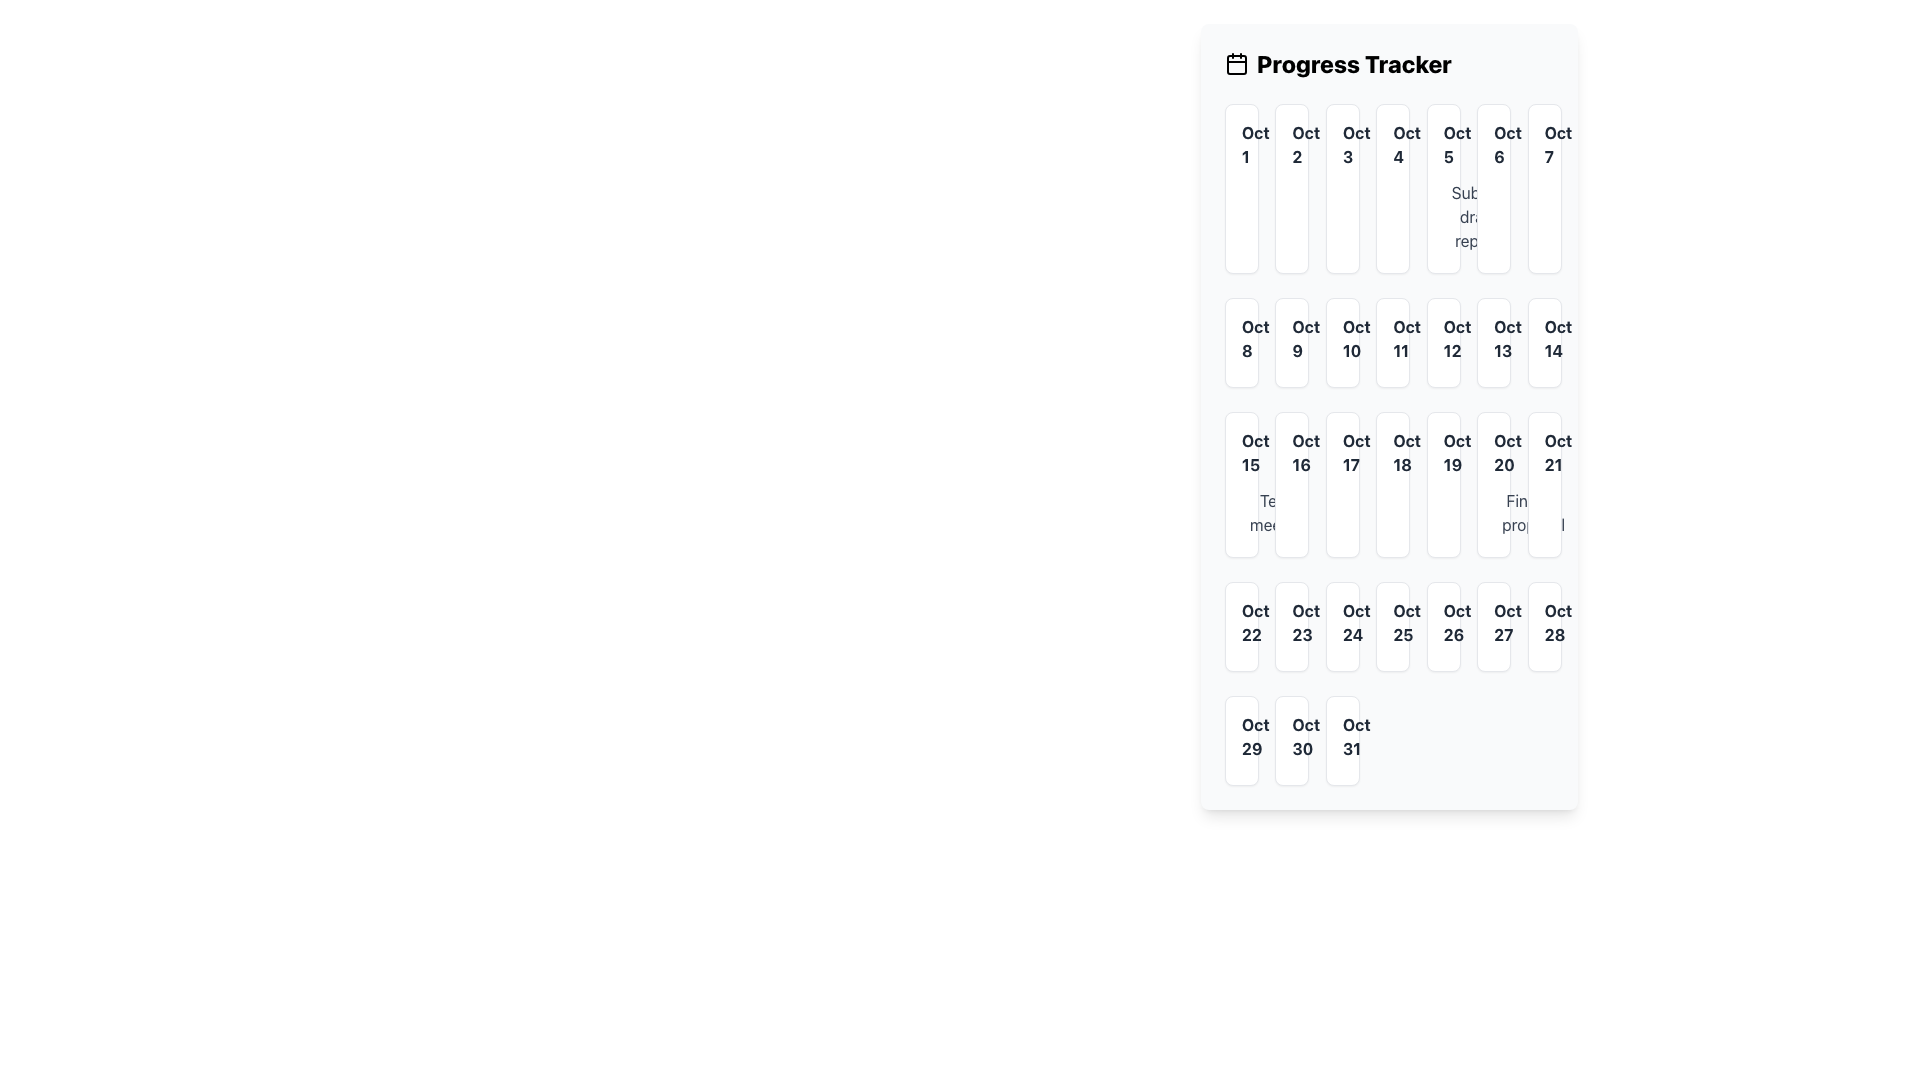 The width and height of the screenshot is (1920, 1080). I want to click on the Interactive calendar cell representing 'October 1st' in the Progress Tracker UI, so click(1241, 189).